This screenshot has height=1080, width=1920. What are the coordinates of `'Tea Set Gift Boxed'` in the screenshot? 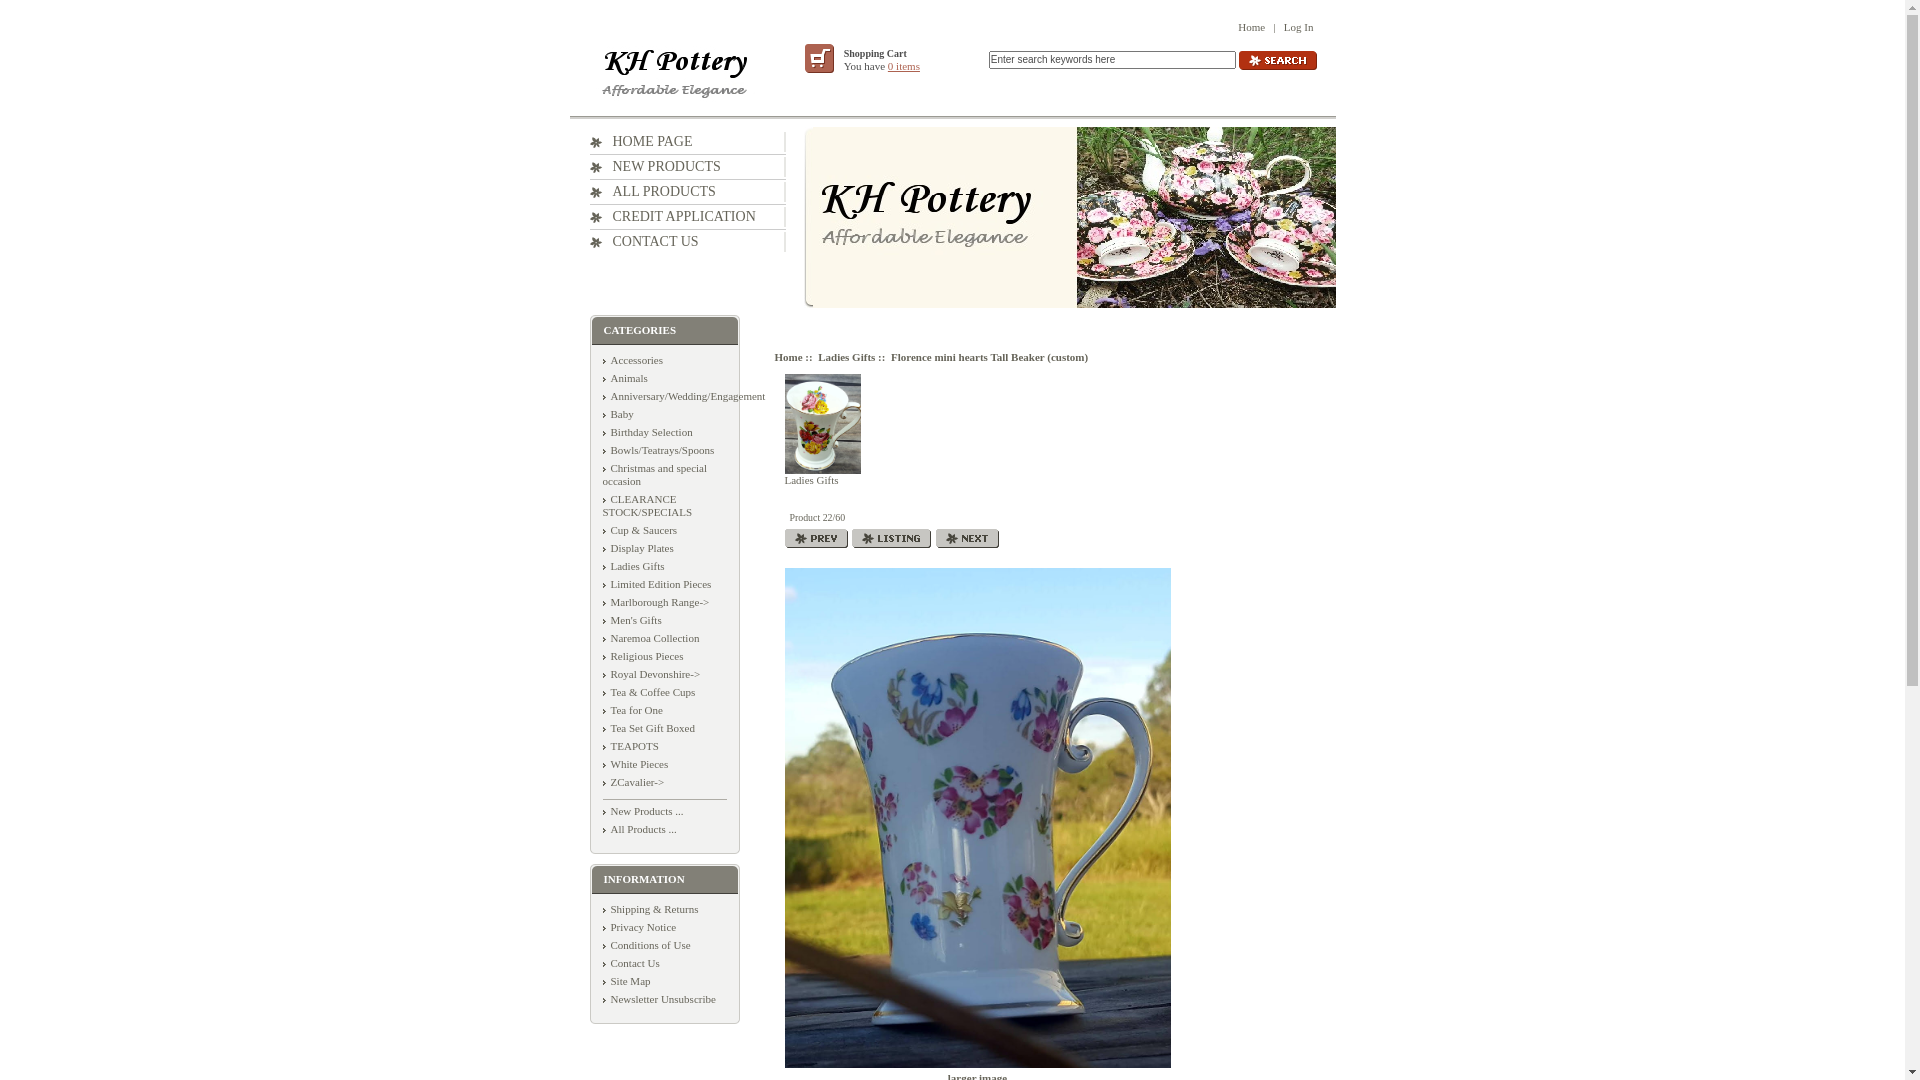 It's located at (648, 728).